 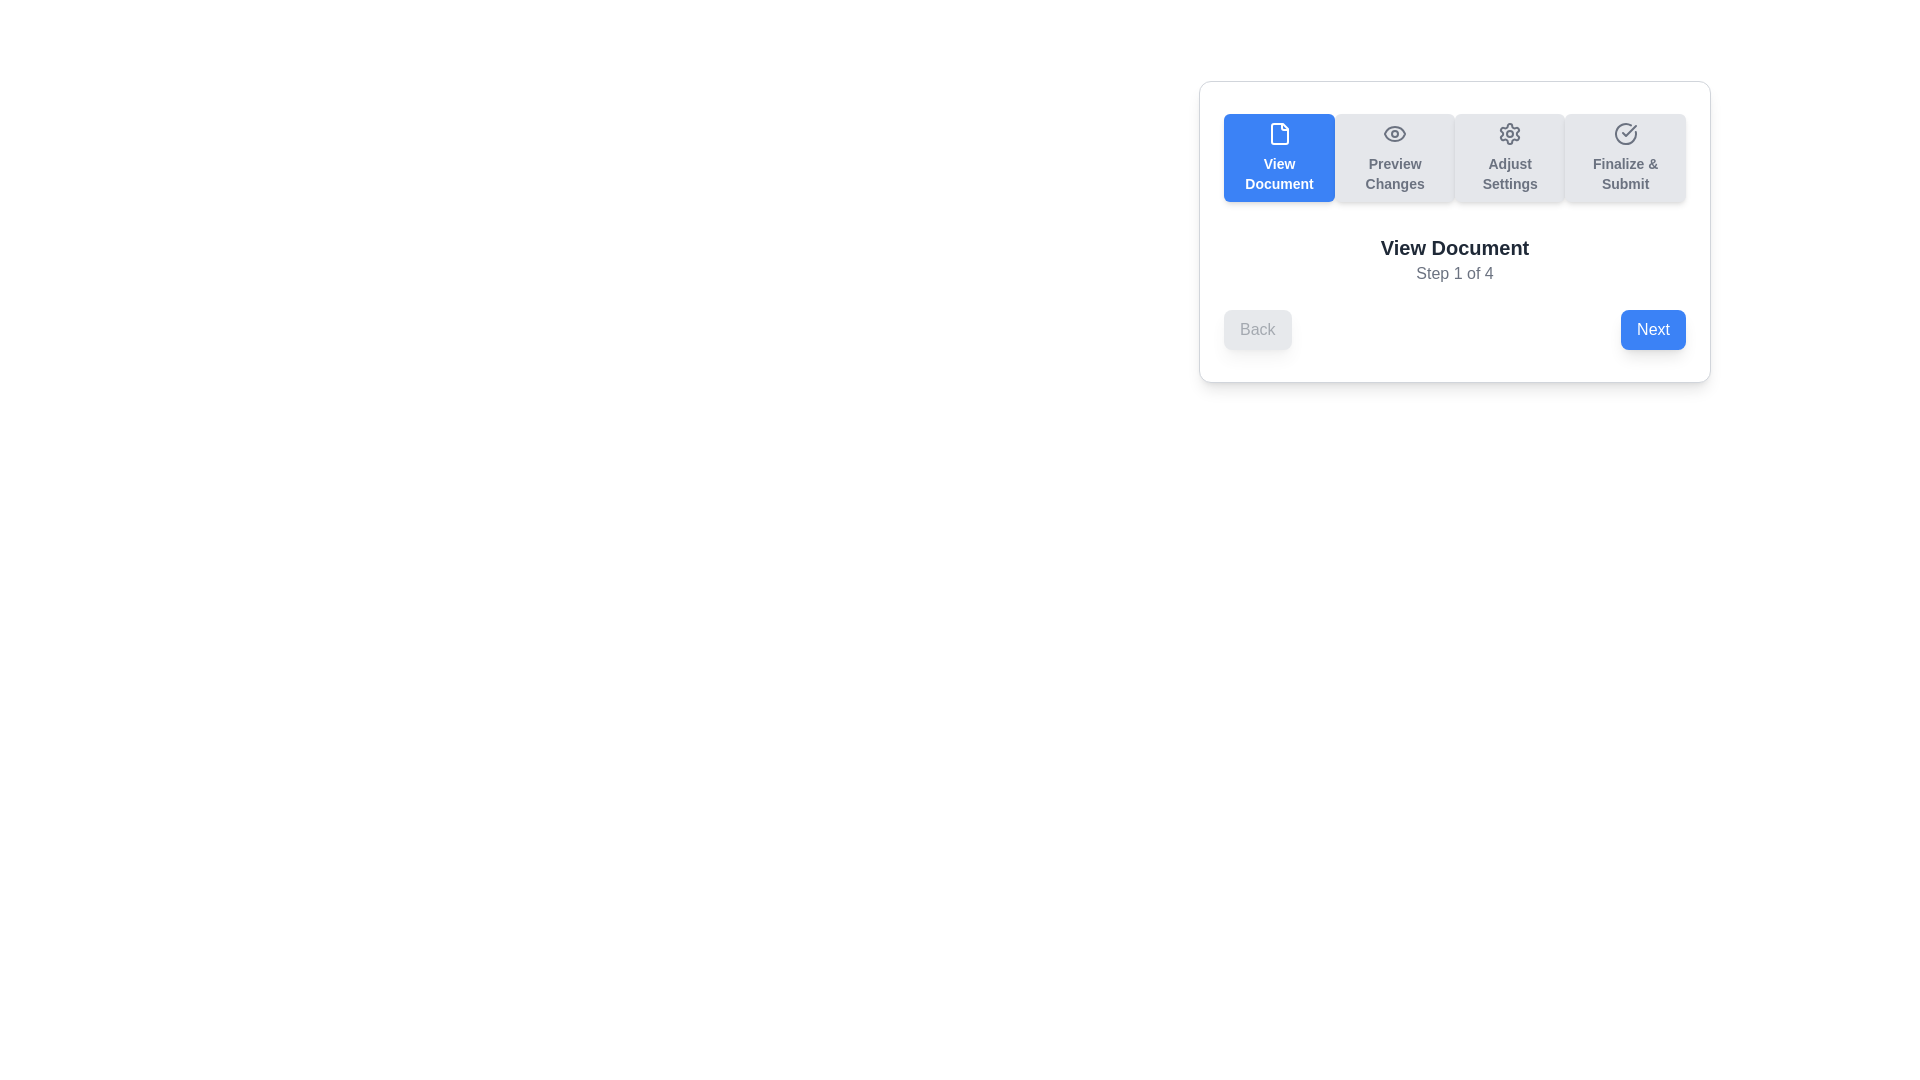 What do you see at coordinates (1652, 329) in the screenshot?
I see `the 'Next' button to navigate to the next step` at bounding box center [1652, 329].